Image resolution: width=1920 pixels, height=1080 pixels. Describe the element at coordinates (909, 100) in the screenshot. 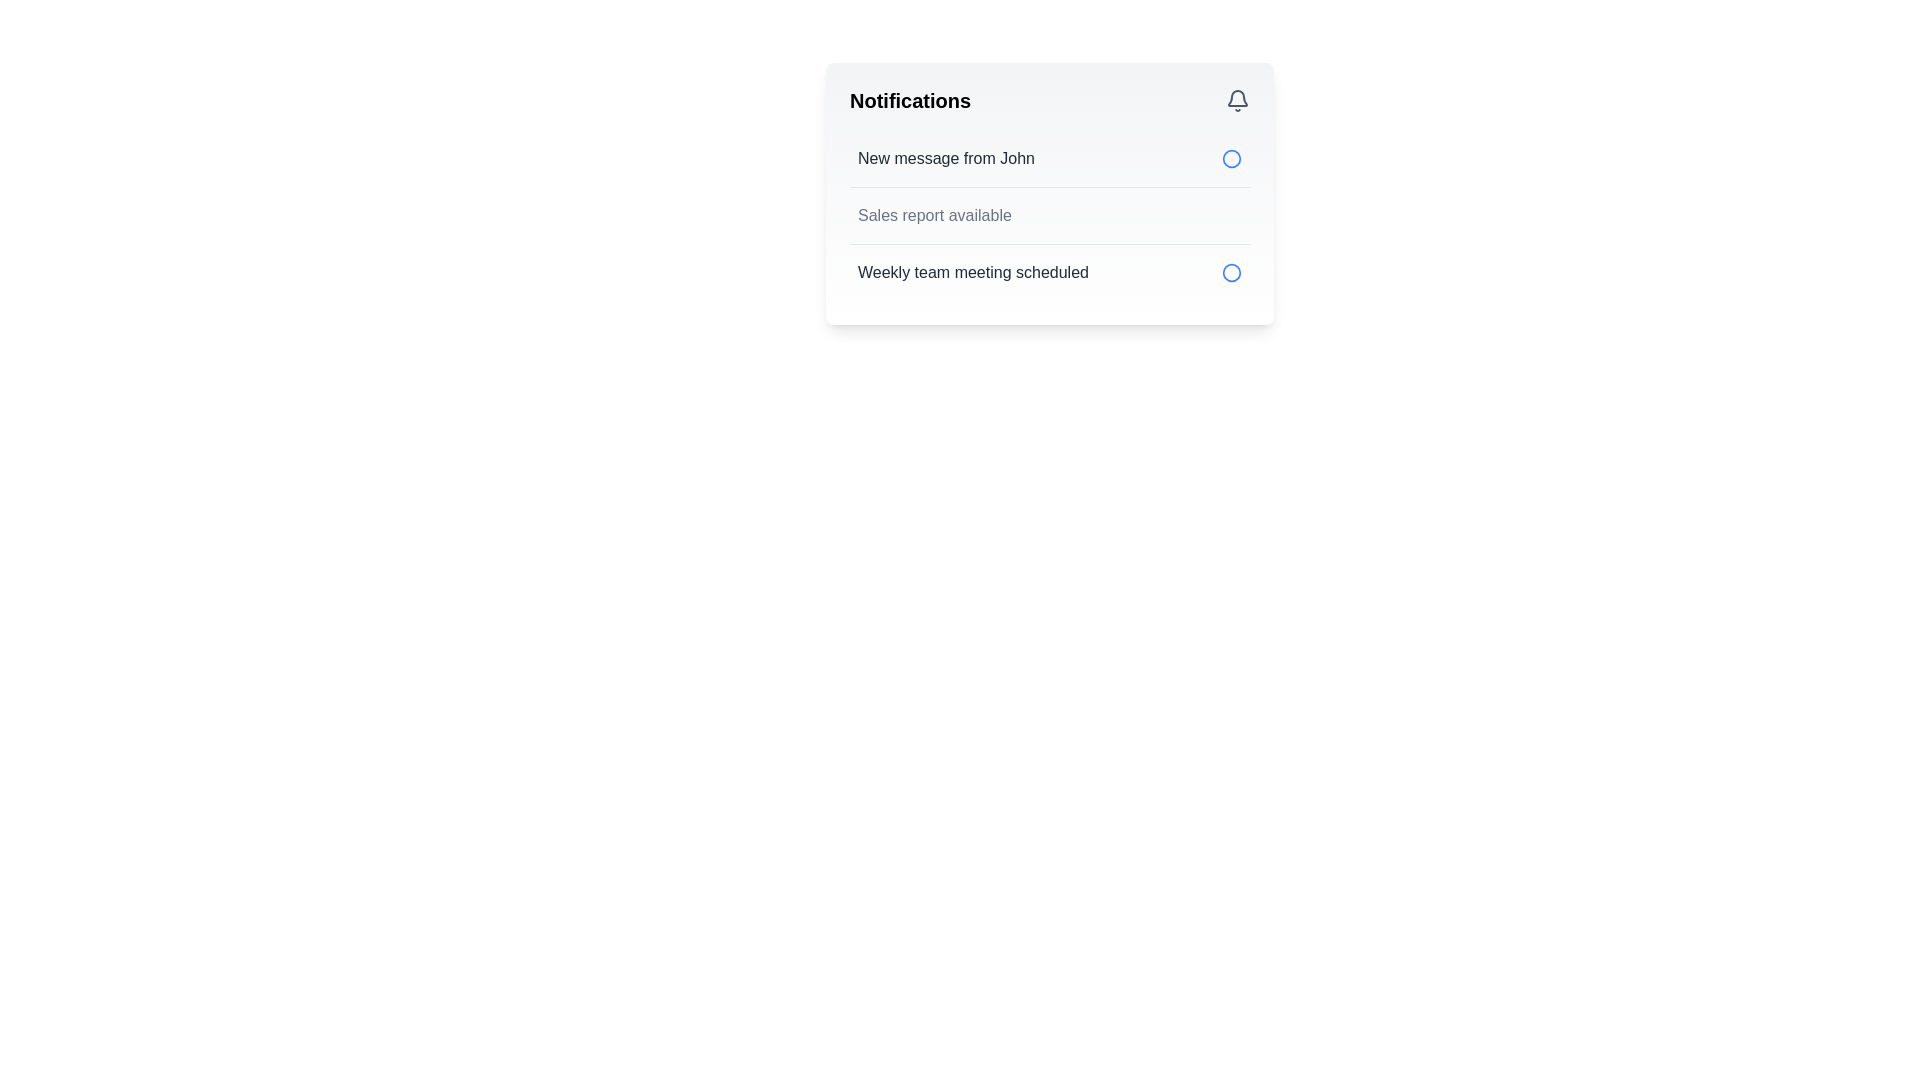

I see `the text label at the top-left corner of the notification panel, which indicates the purpose of the panel` at that location.